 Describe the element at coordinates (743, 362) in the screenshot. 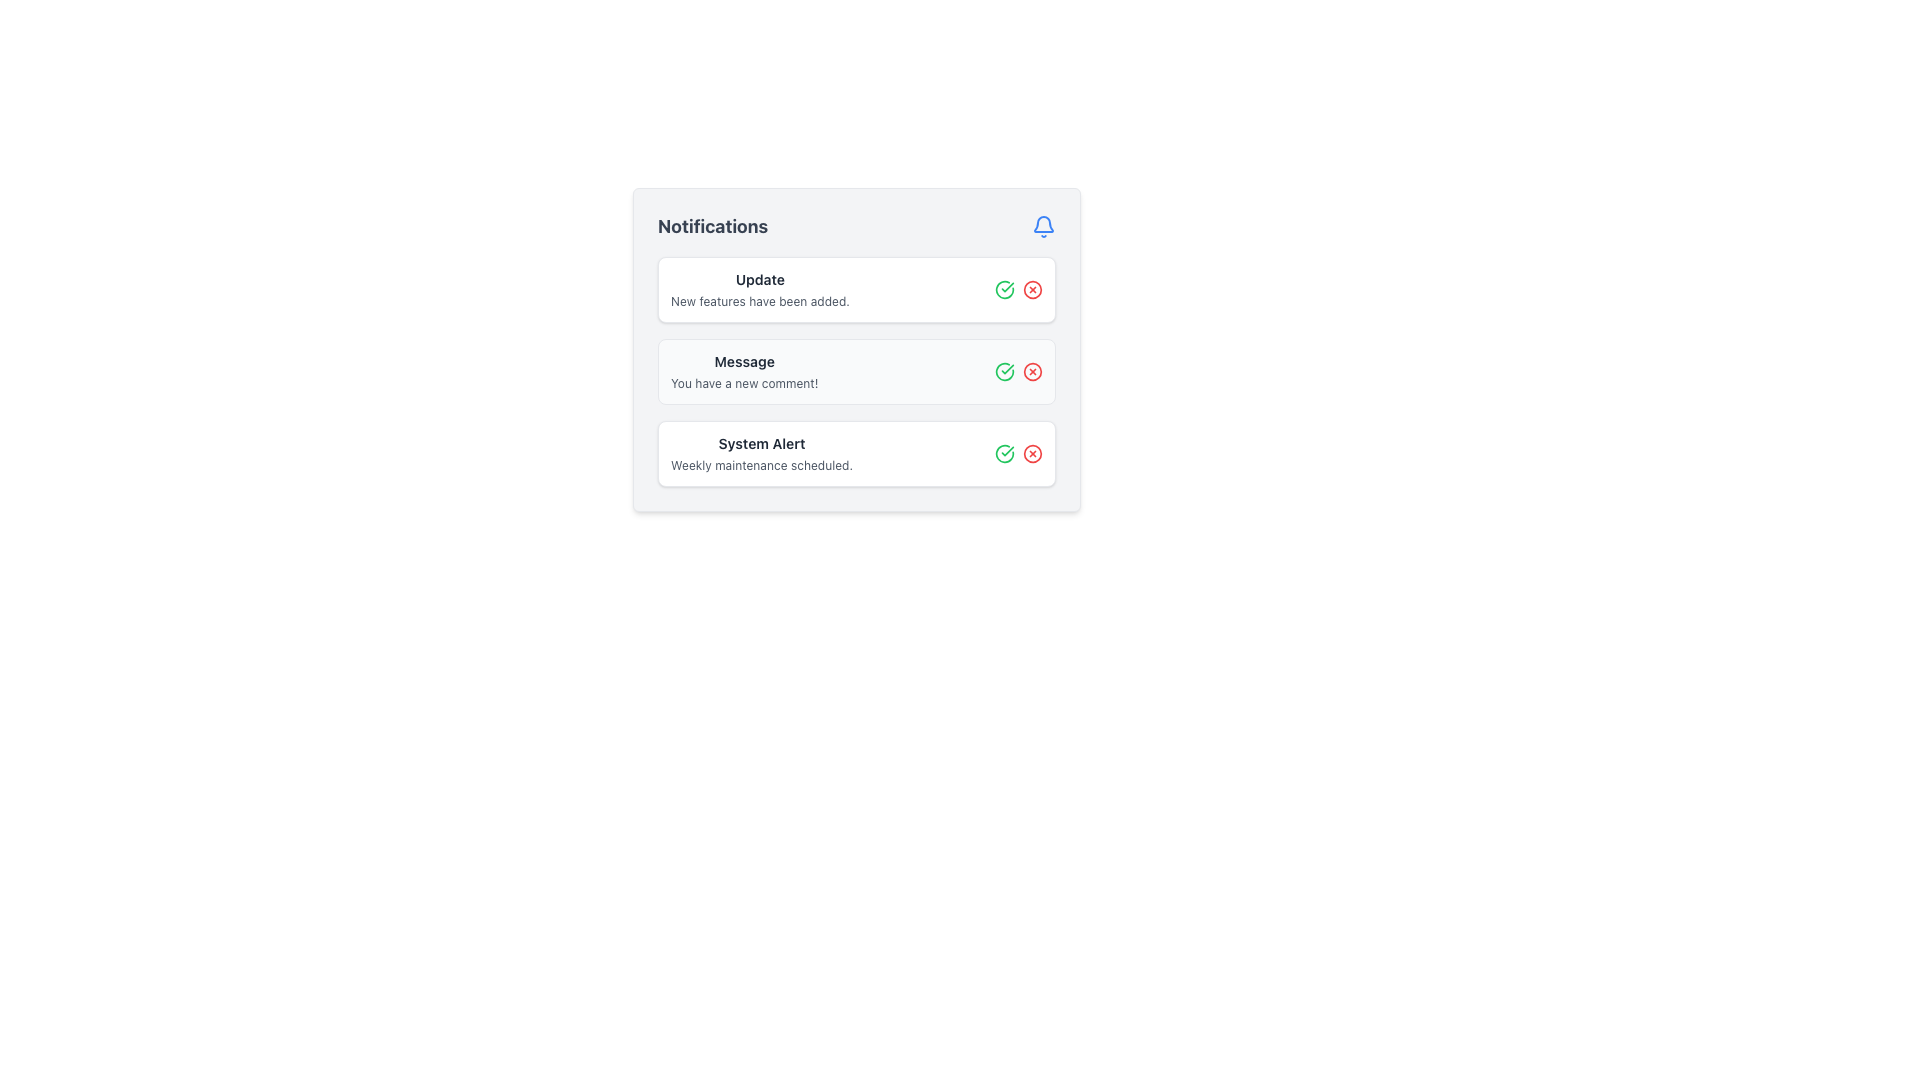

I see `the text label displaying 'Message' in bold dark gray, which is positioned centrally in the second notification card above the subtext 'You have a new comment!'` at that location.